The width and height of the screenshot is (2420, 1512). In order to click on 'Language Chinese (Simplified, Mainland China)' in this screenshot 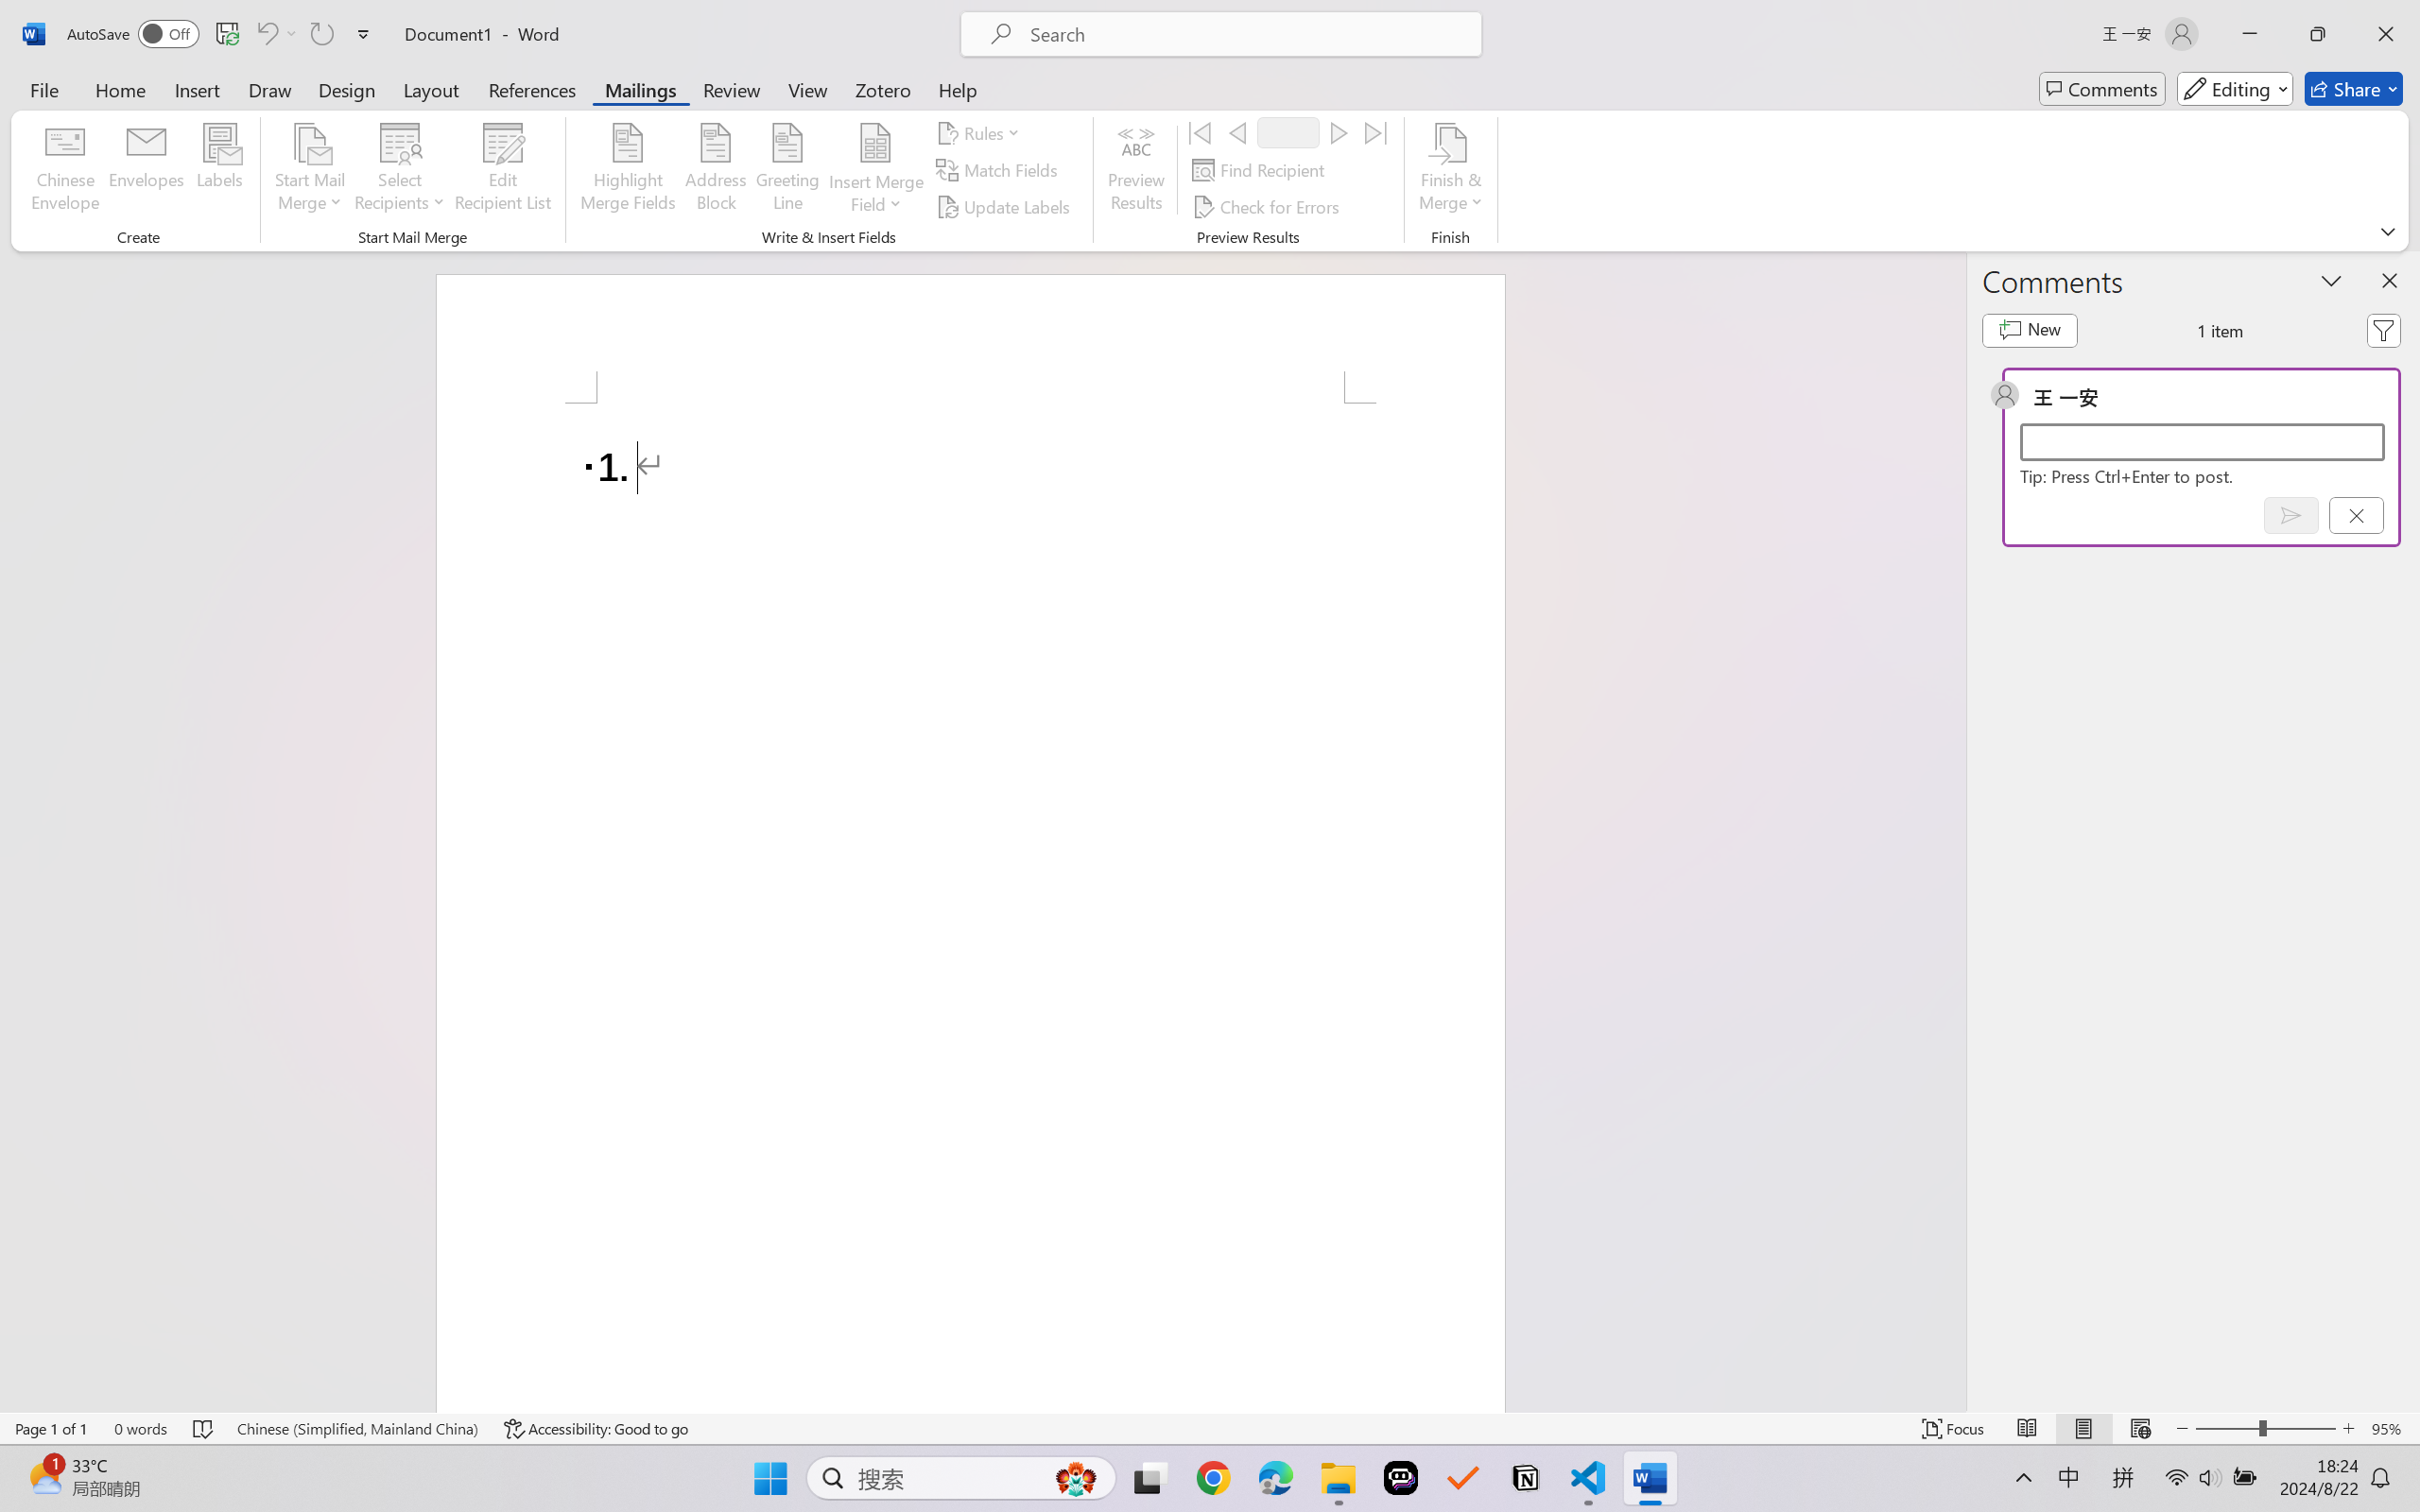, I will do `click(356, 1428)`.